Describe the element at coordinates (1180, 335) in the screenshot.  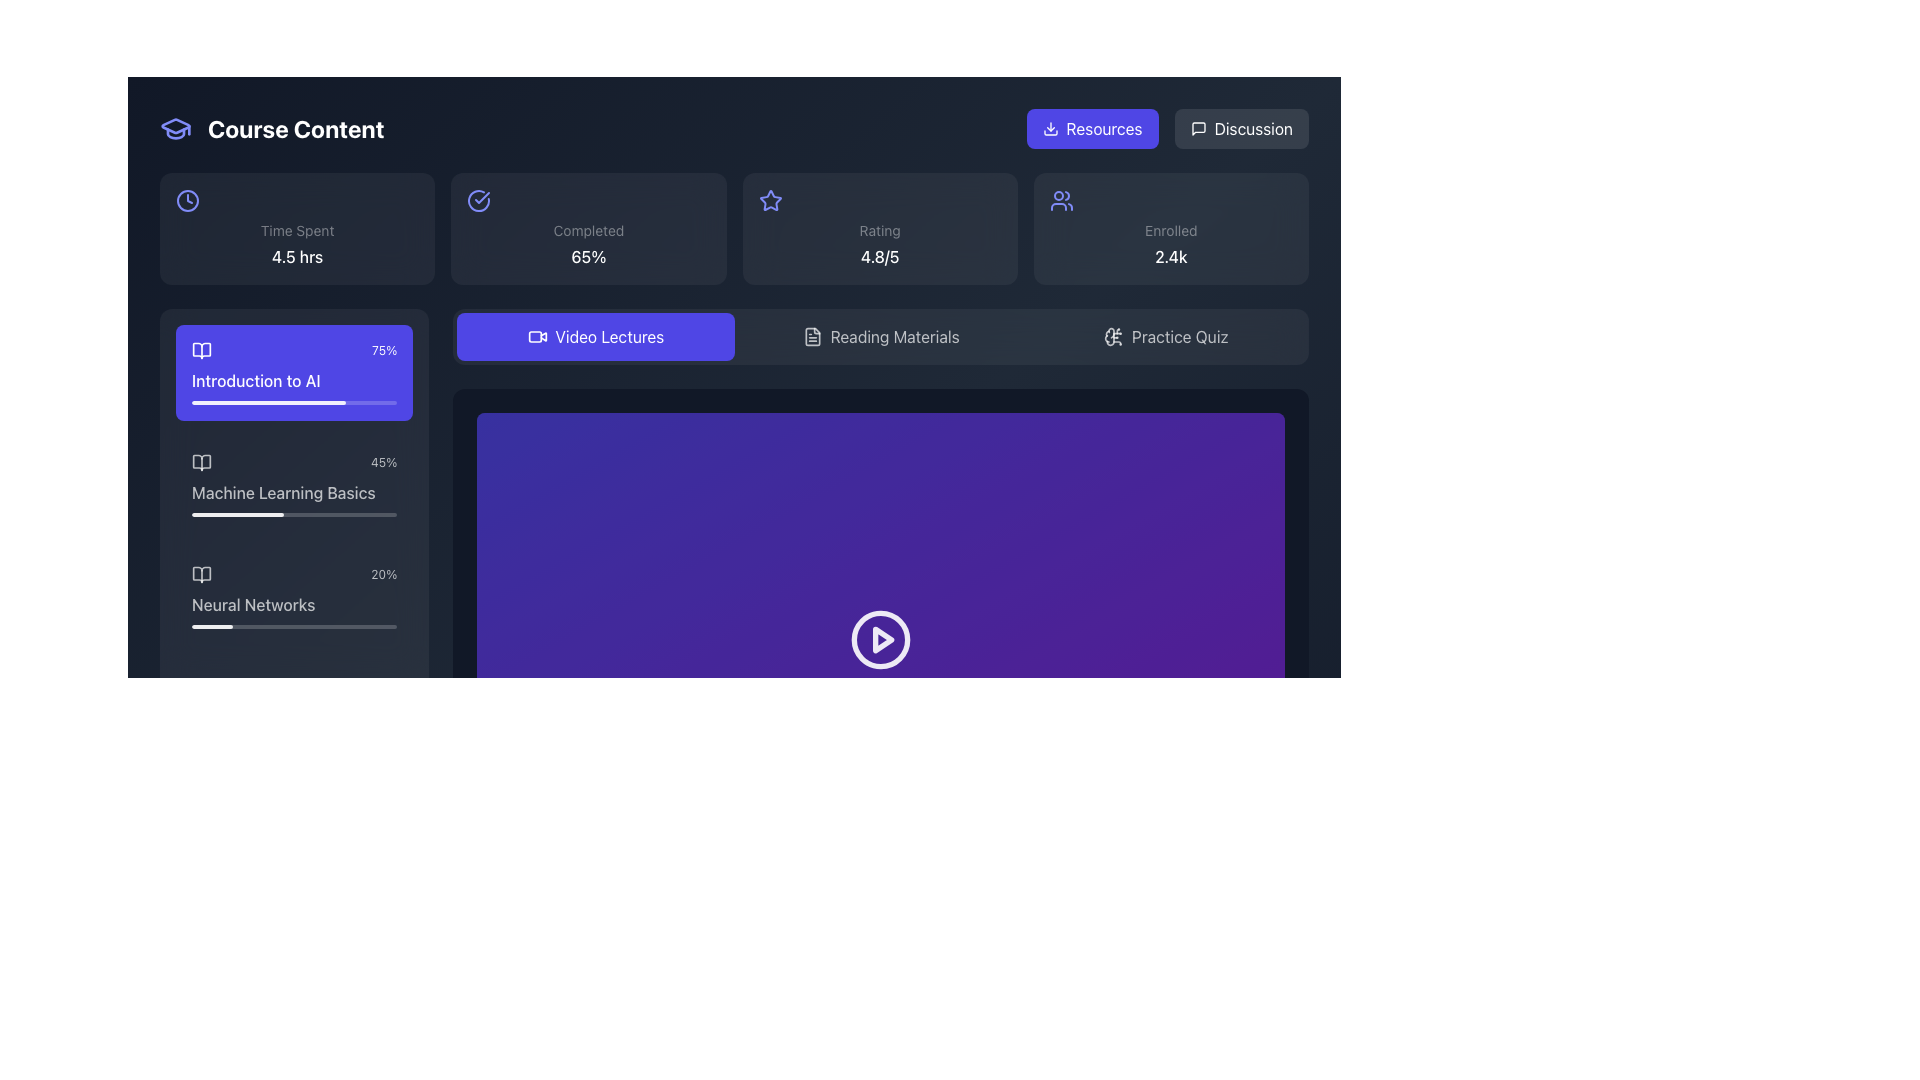
I see `the button labeled 'Practice Quiz' located in the lower-right section of the horizontal navigation segment` at that location.